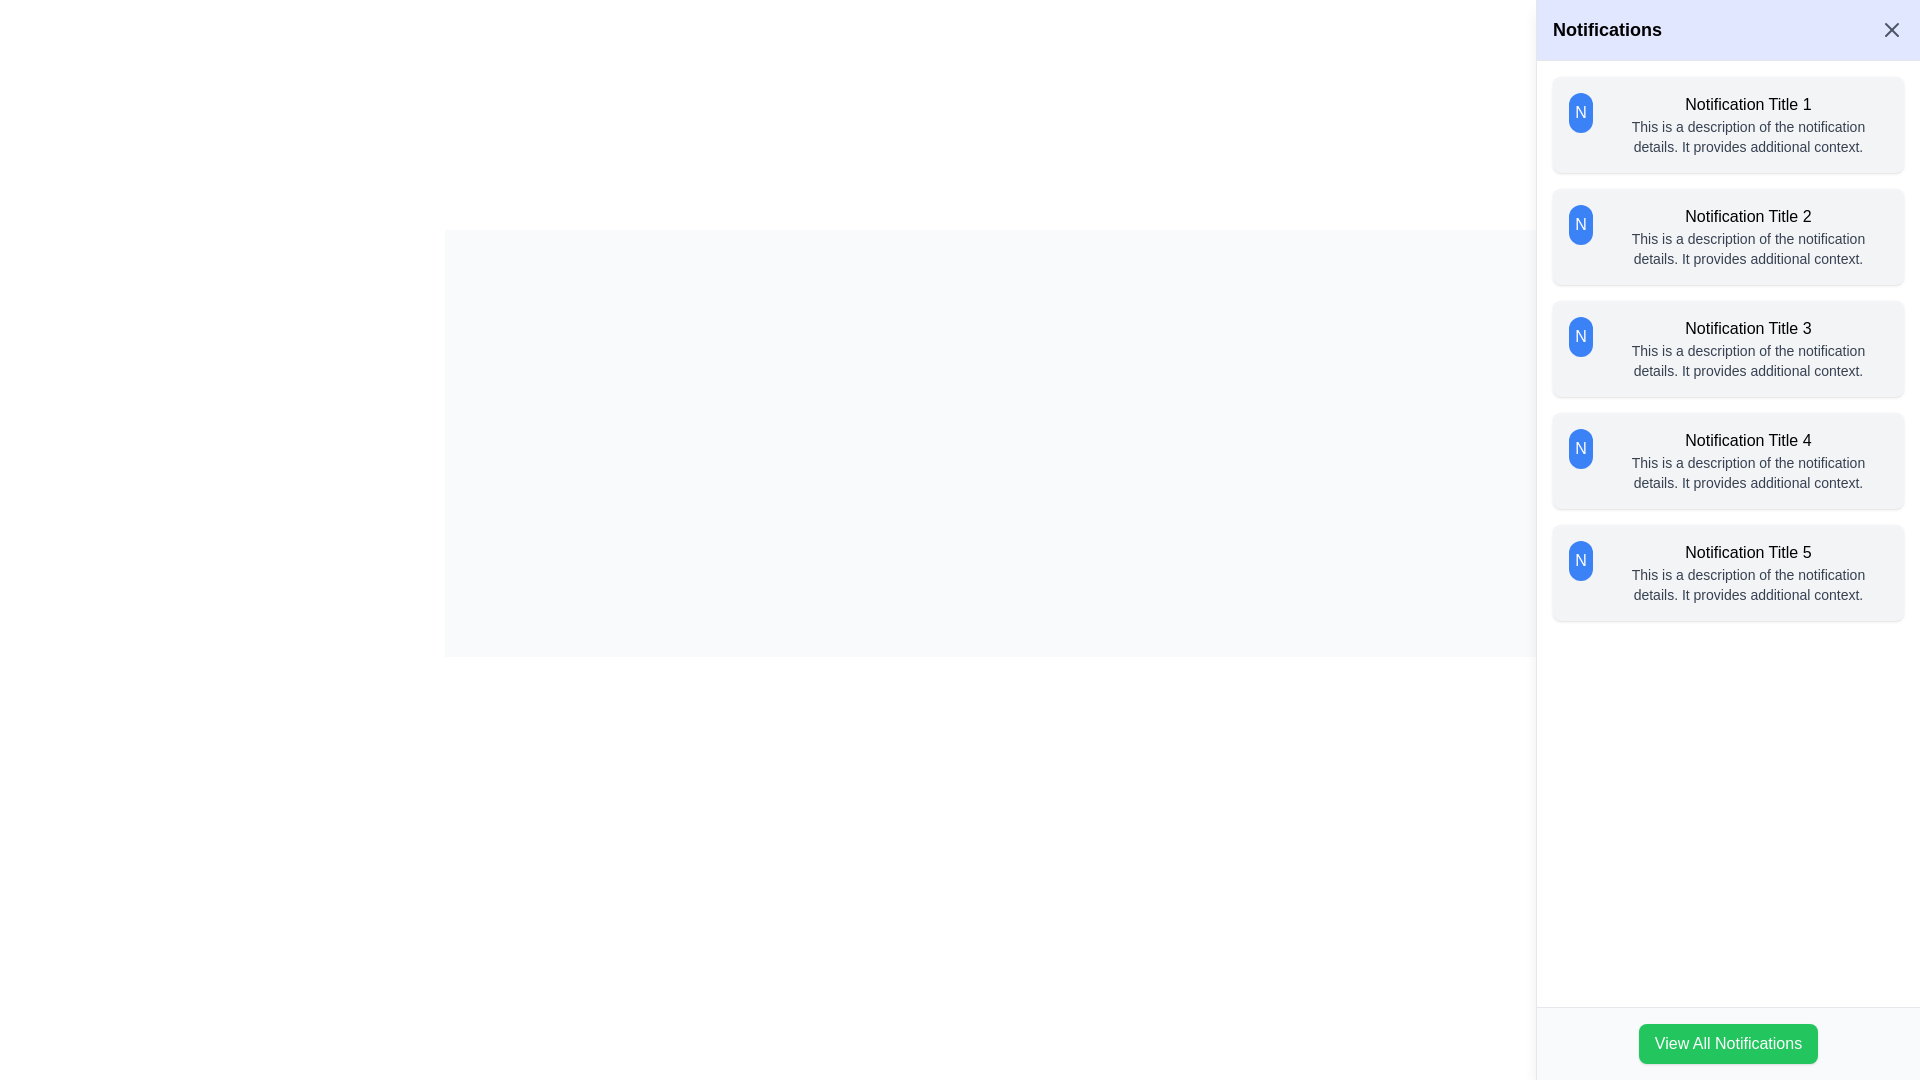 The height and width of the screenshot is (1080, 1920). Describe the element at coordinates (1747, 473) in the screenshot. I see `descriptive text block located under 'Notification Title 4' in the notifications panel, which is the fourth notification in the list` at that location.